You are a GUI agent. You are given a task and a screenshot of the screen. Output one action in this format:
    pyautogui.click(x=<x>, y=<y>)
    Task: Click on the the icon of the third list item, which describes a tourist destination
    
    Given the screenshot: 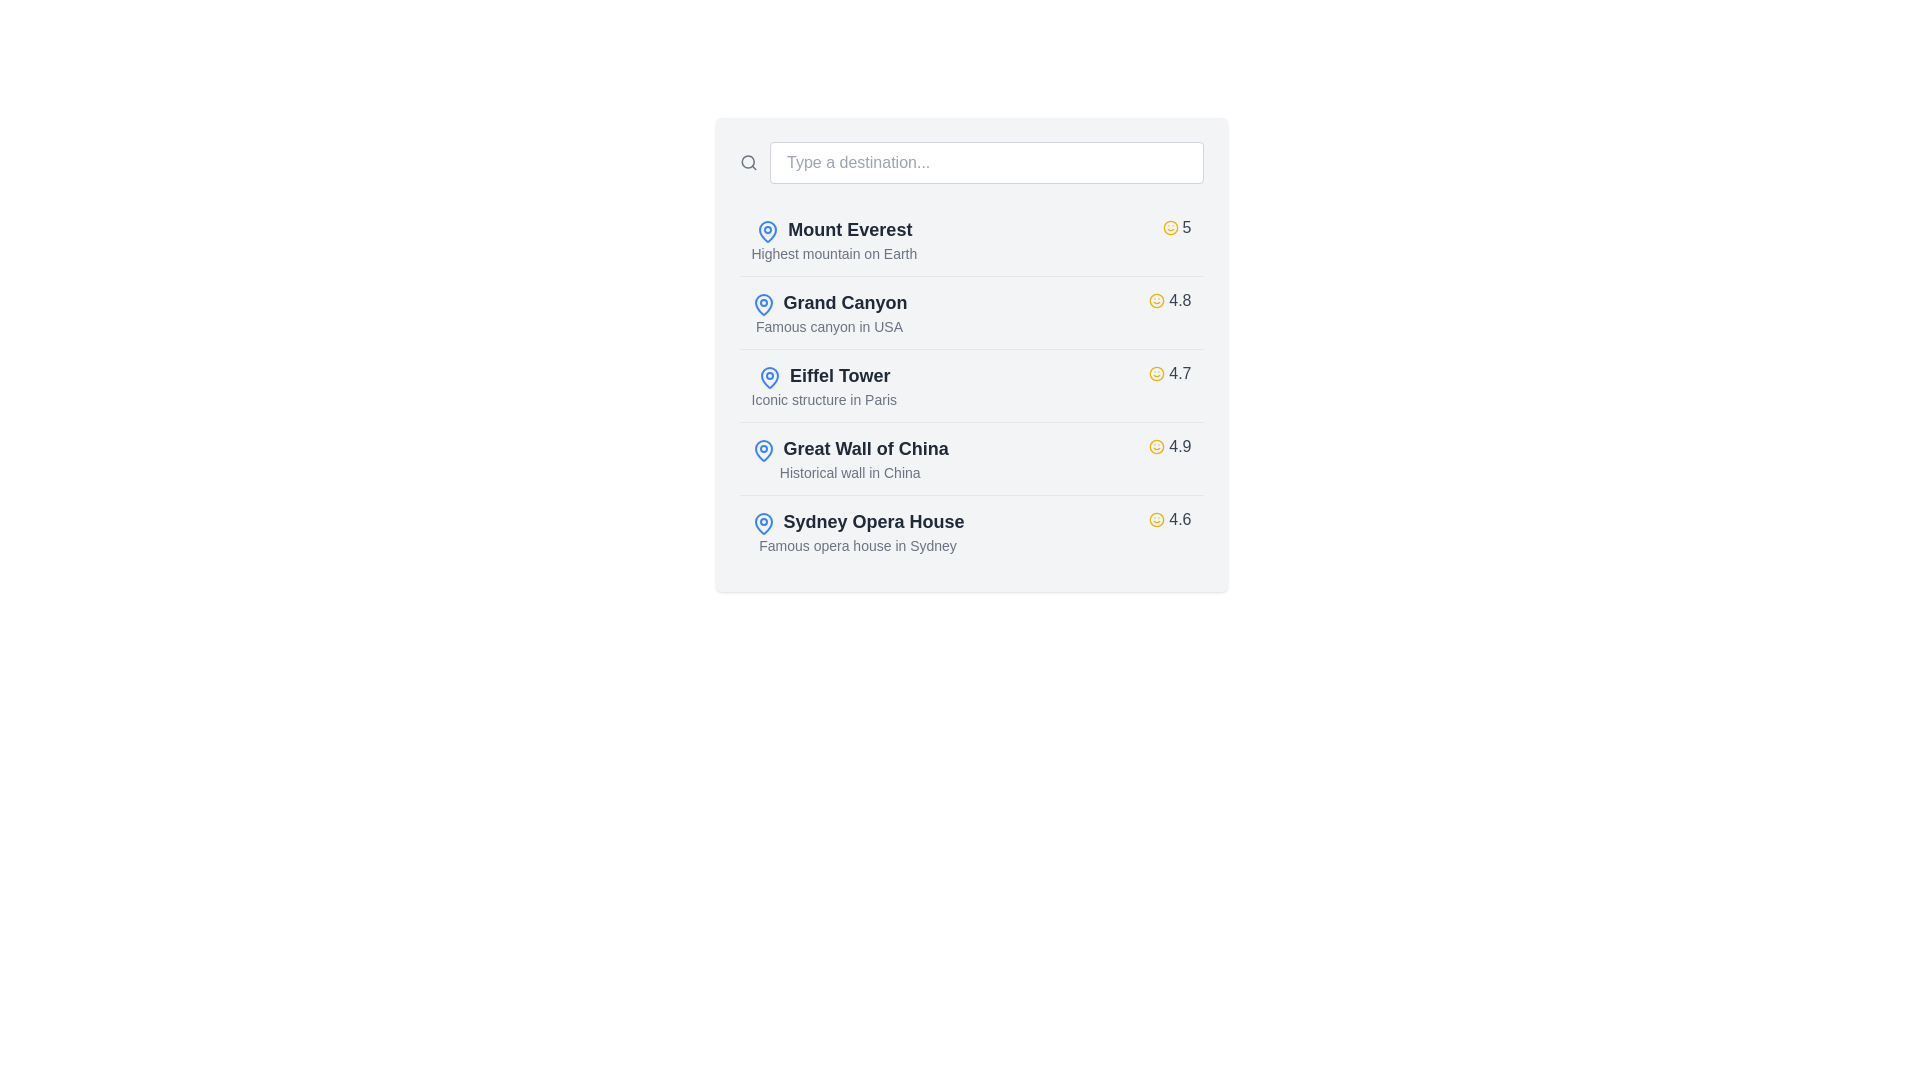 What is the action you would take?
    pyautogui.click(x=824, y=385)
    